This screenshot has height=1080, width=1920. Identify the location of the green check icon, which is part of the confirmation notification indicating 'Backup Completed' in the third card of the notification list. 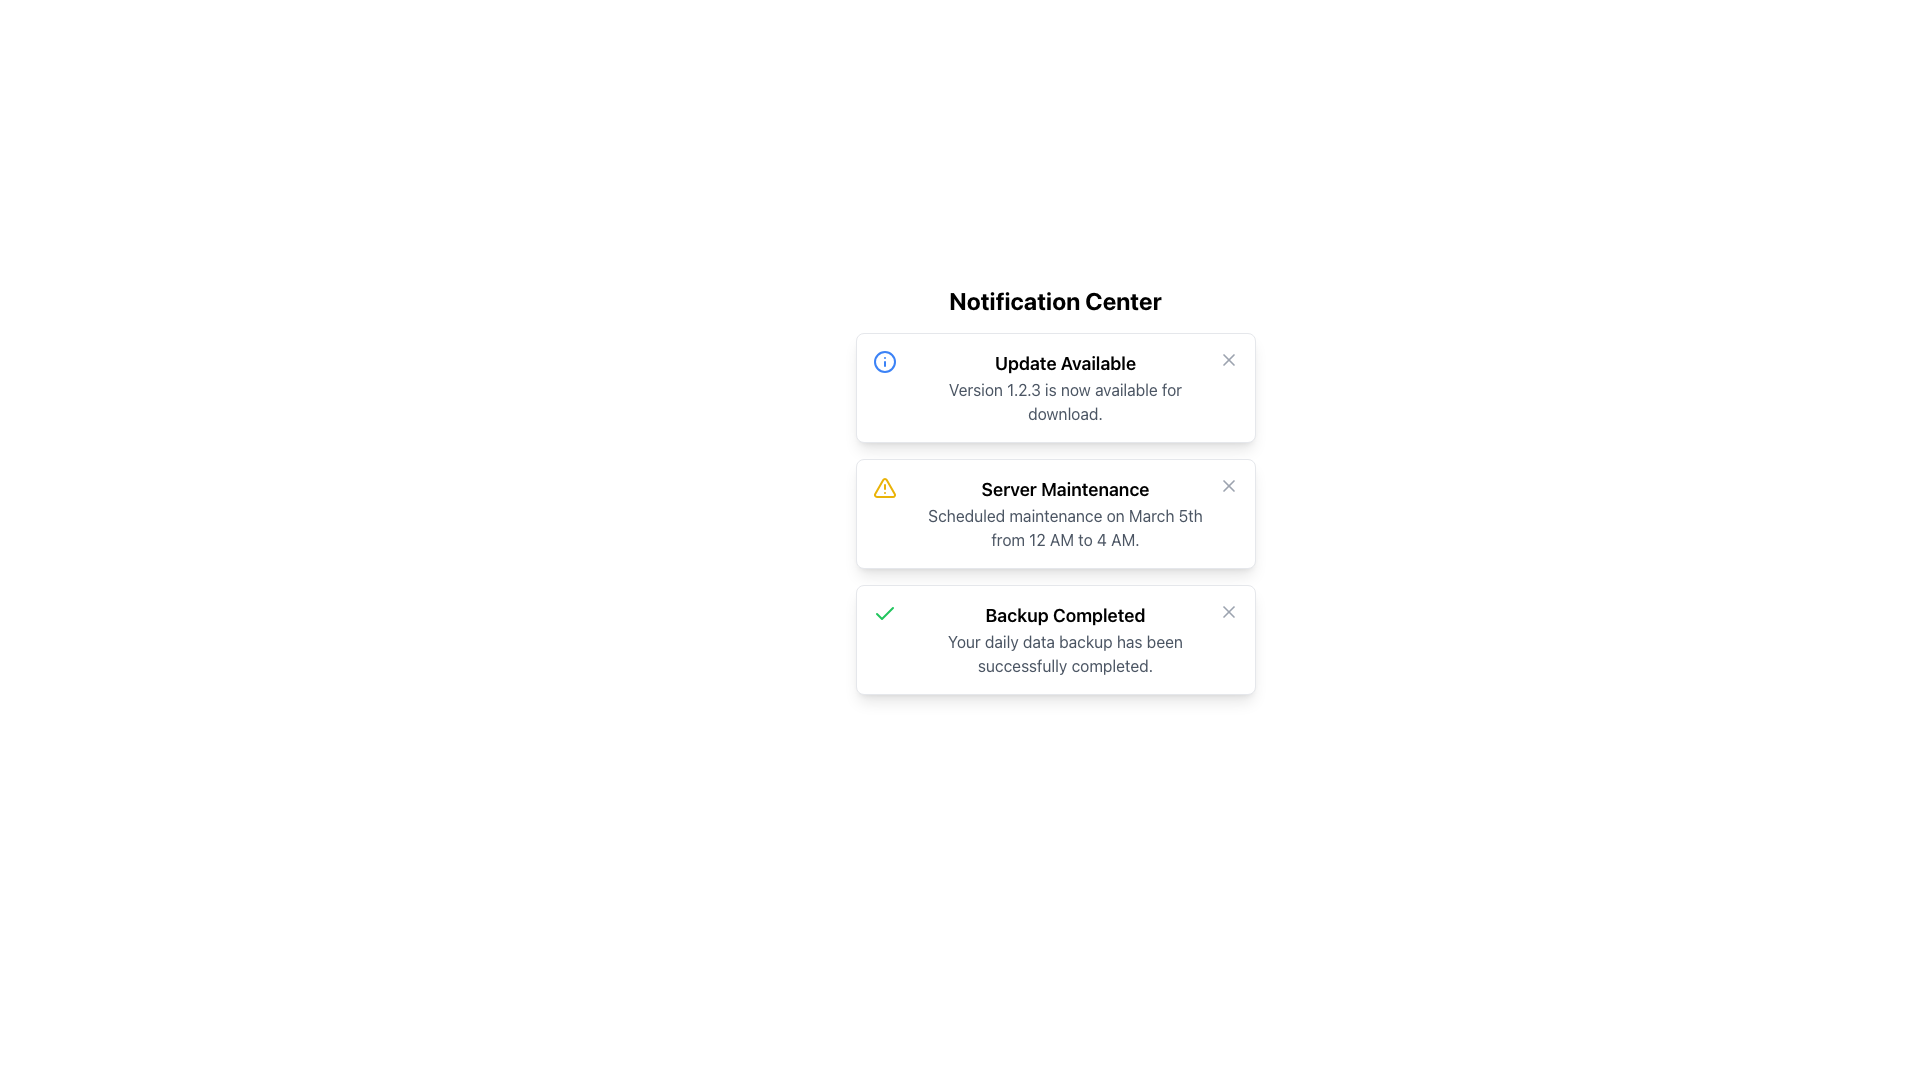
(883, 612).